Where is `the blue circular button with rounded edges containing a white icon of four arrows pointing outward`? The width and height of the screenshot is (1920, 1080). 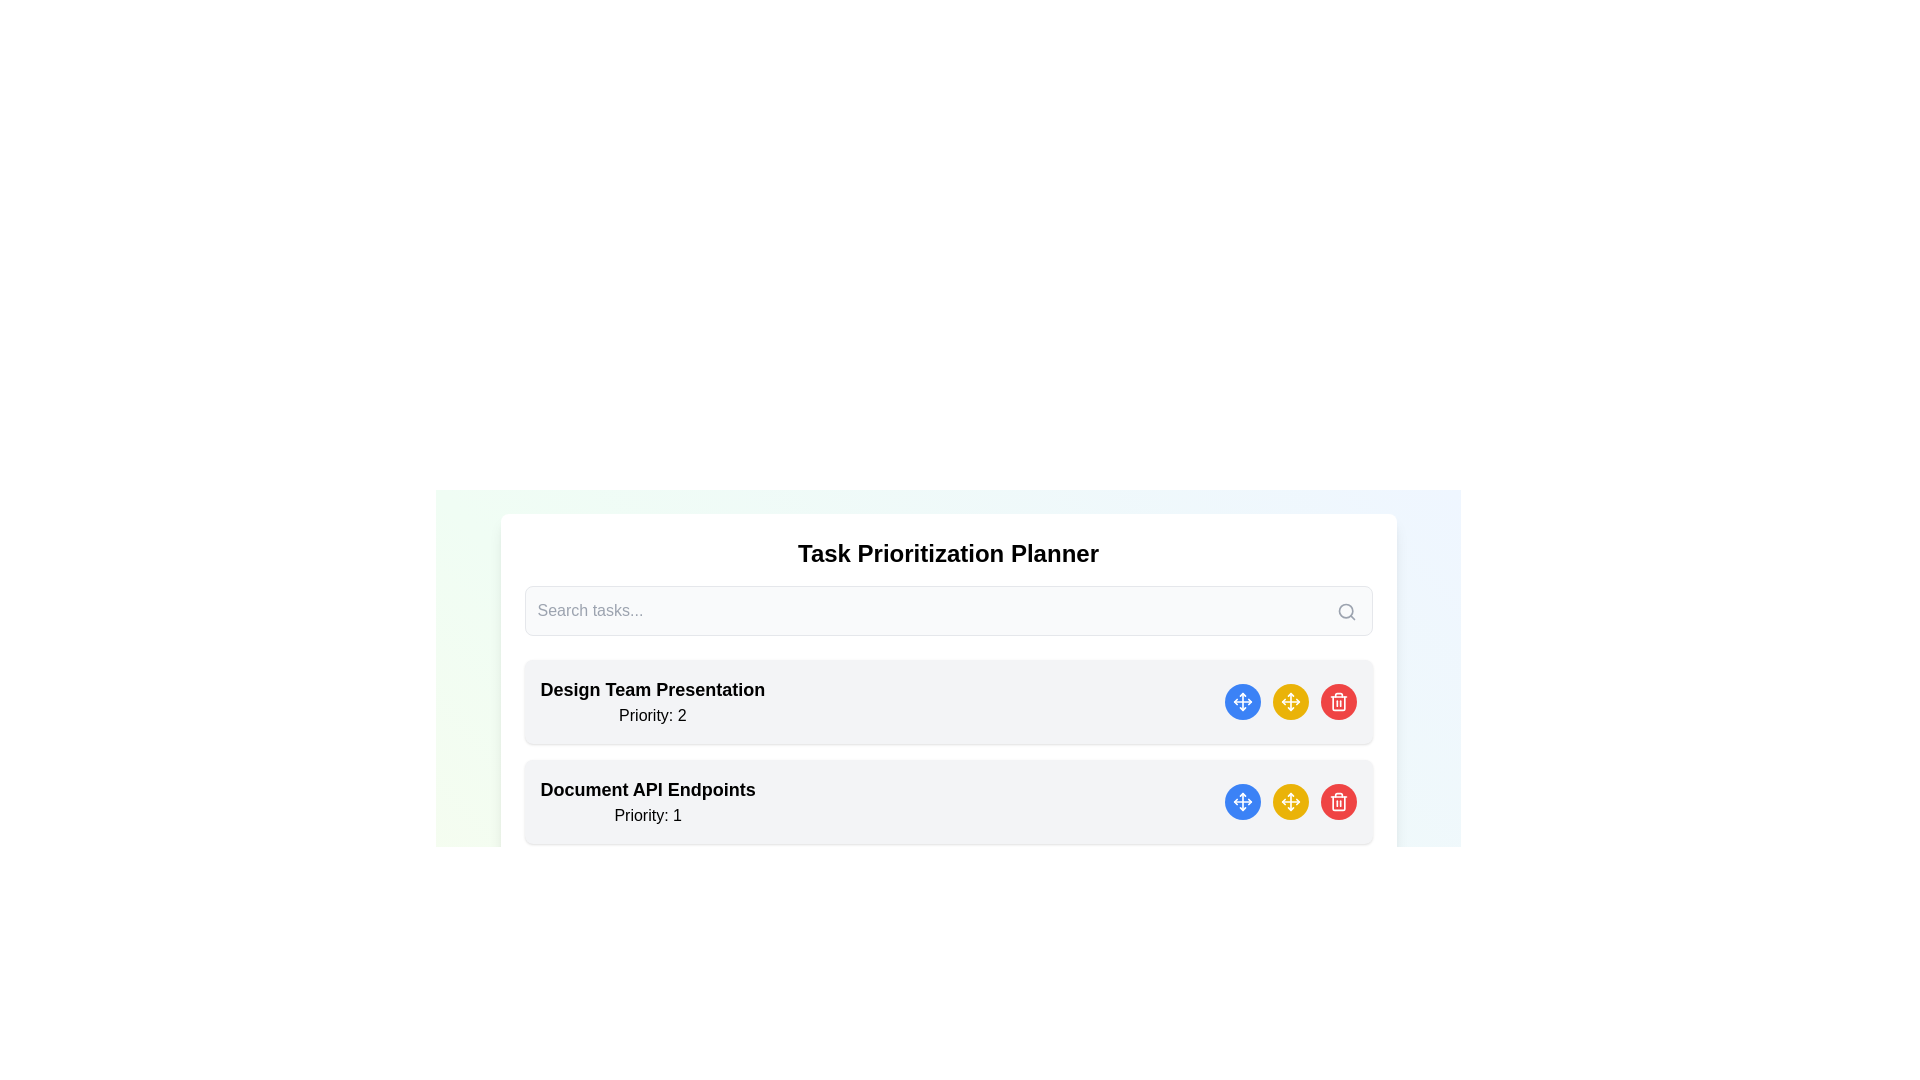 the blue circular button with rounded edges containing a white icon of four arrows pointing outward is located at coordinates (1241, 801).